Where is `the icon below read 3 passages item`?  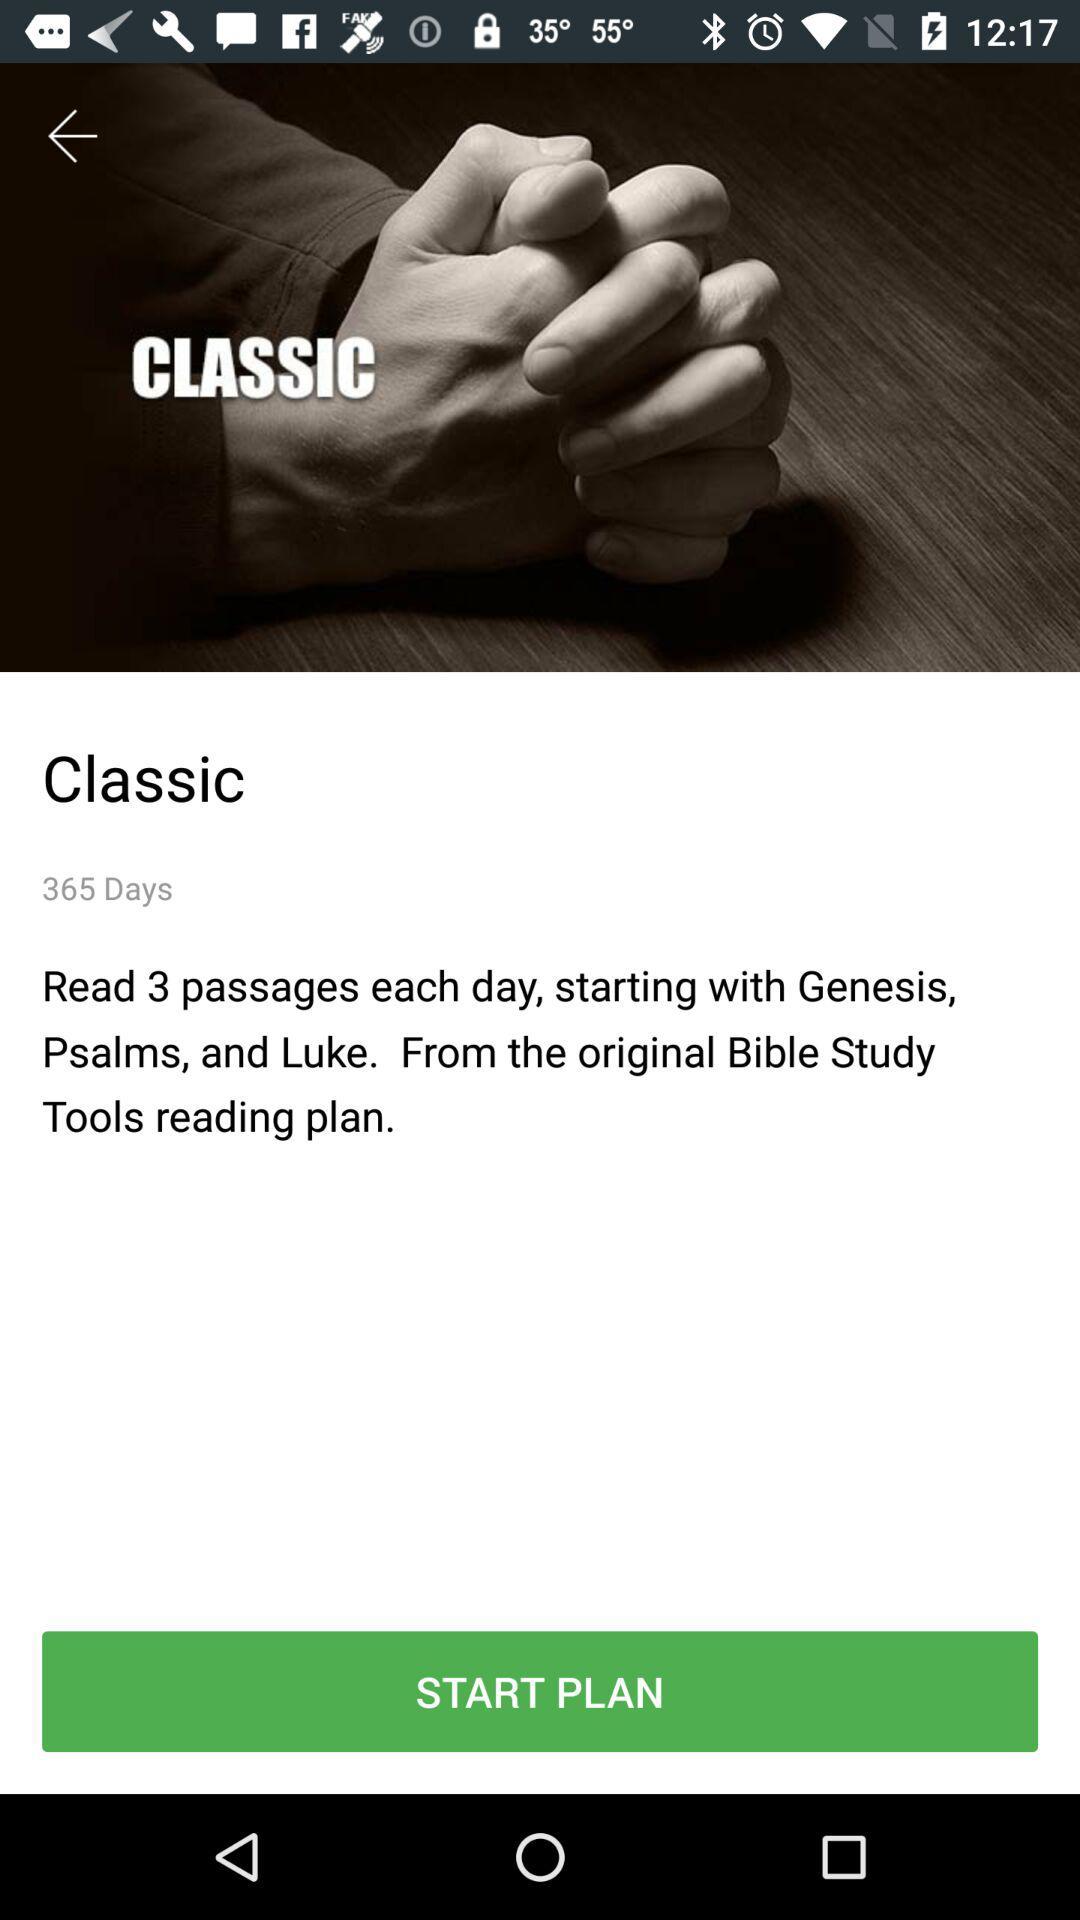 the icon below read 3 passages item is located at coordinates (540, 1690).